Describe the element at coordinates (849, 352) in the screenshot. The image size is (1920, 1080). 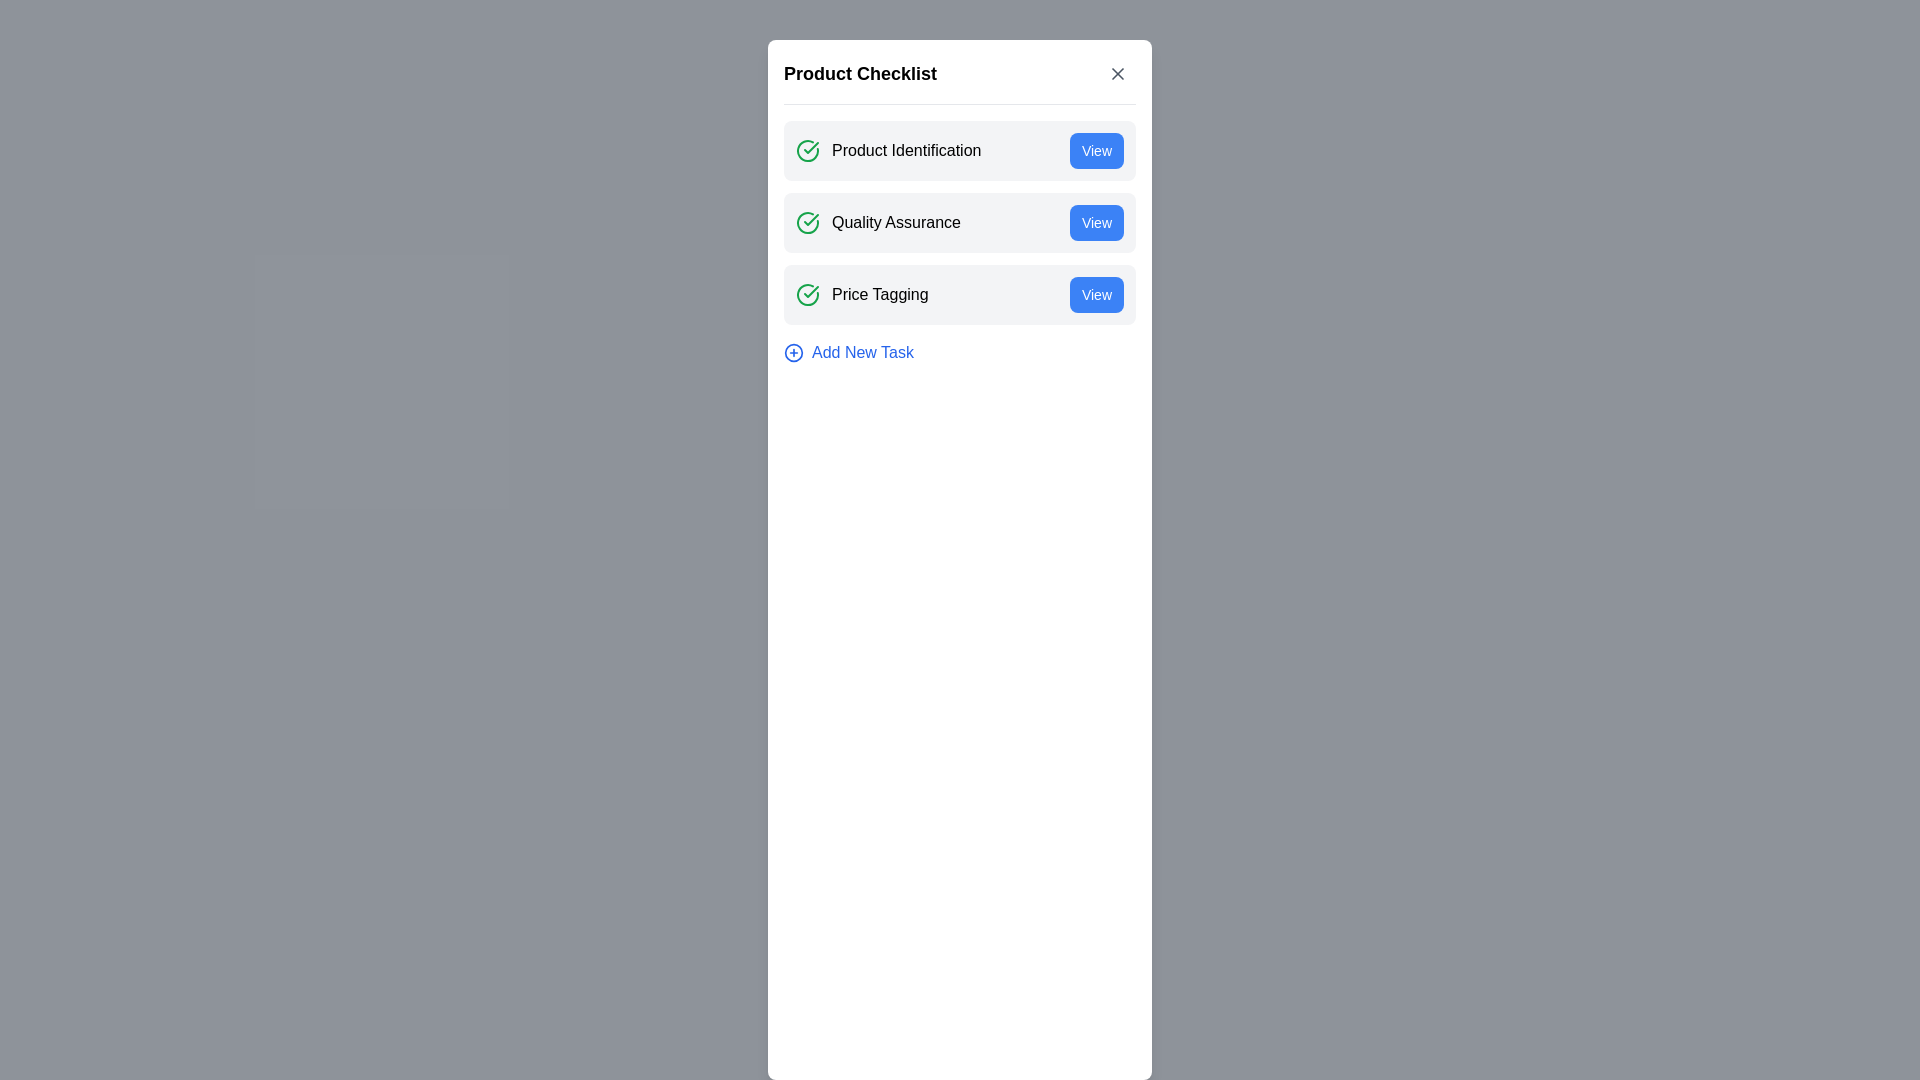
I see `the 'Add New Task' button located at the bottom of the task list for accessibility navigation` at that location.